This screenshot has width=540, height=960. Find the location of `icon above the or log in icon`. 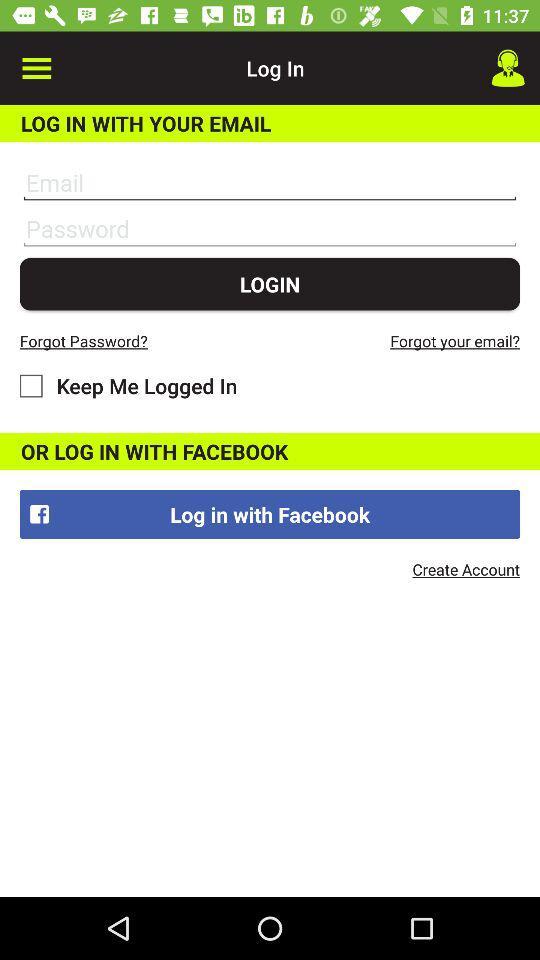

icon above the or log in icon is located at coordinates (128, 384).